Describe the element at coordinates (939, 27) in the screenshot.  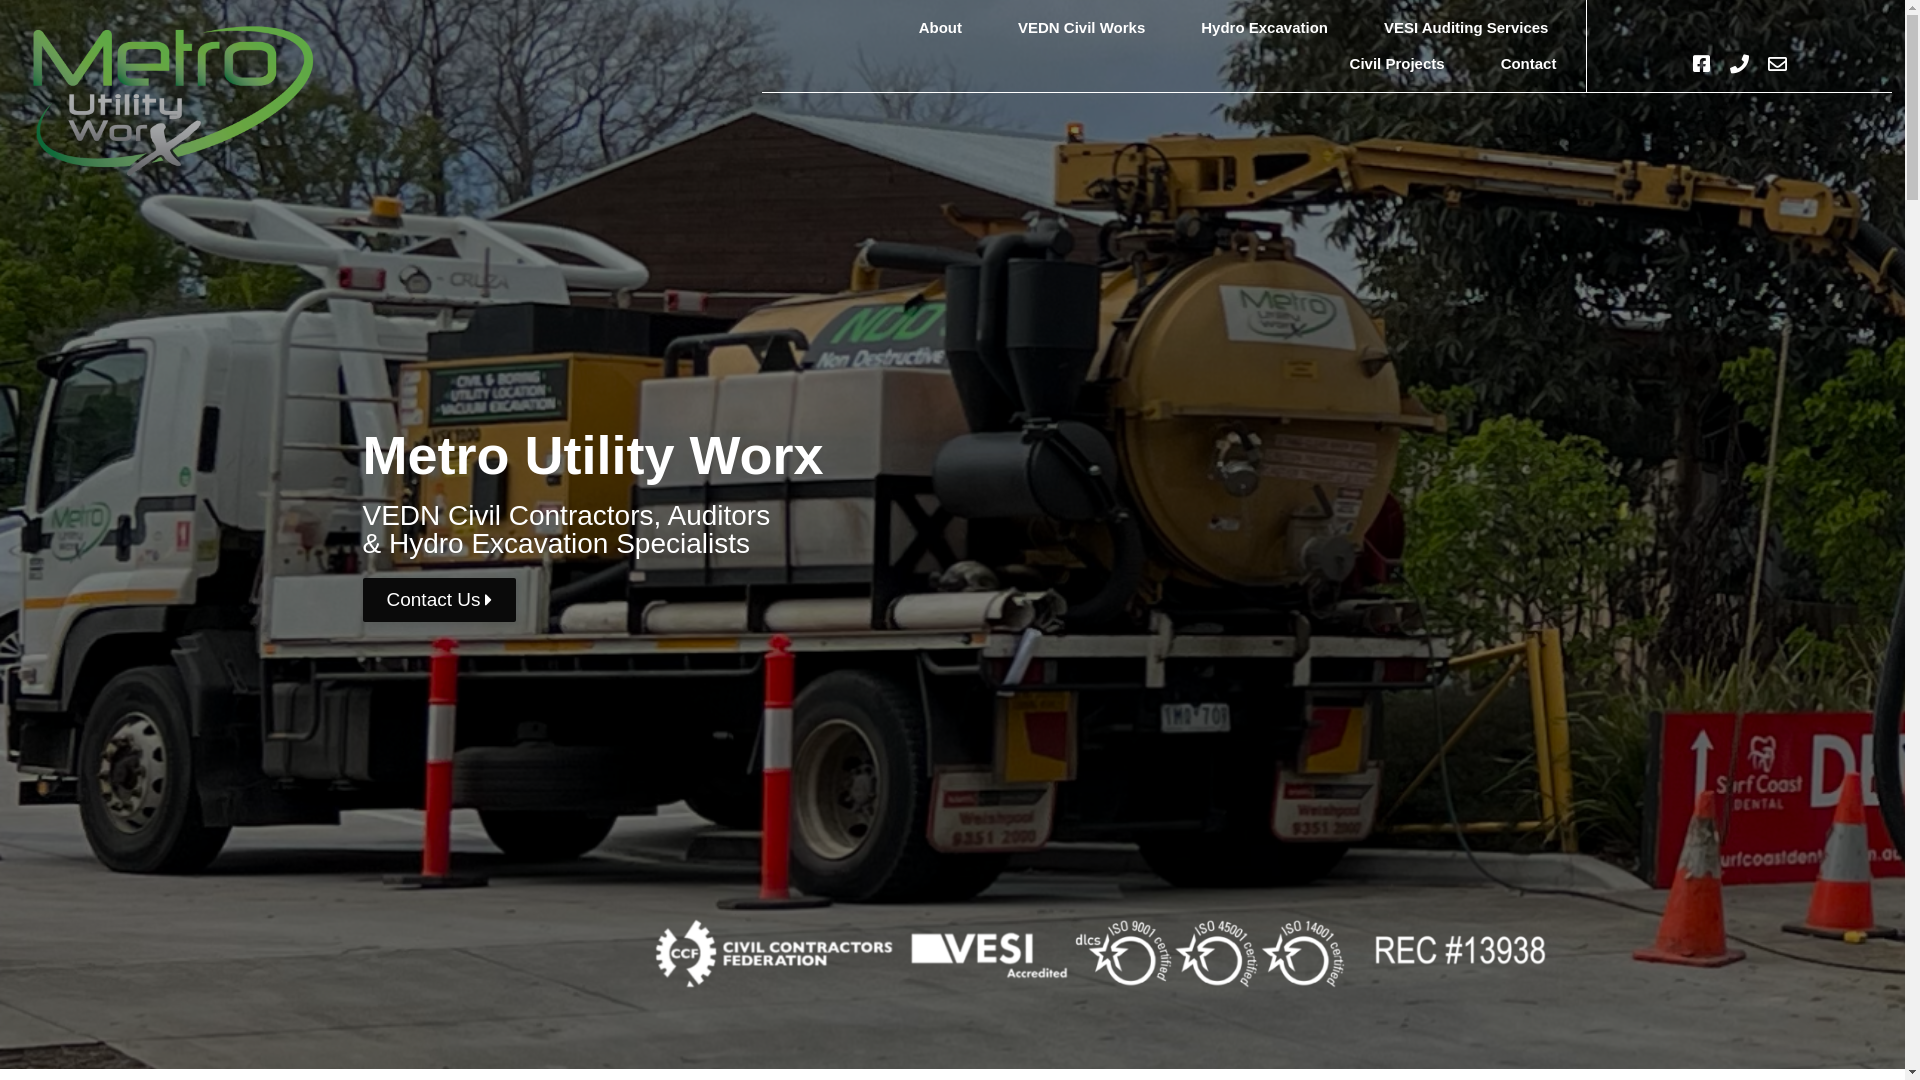
I see `'About'` at that location.